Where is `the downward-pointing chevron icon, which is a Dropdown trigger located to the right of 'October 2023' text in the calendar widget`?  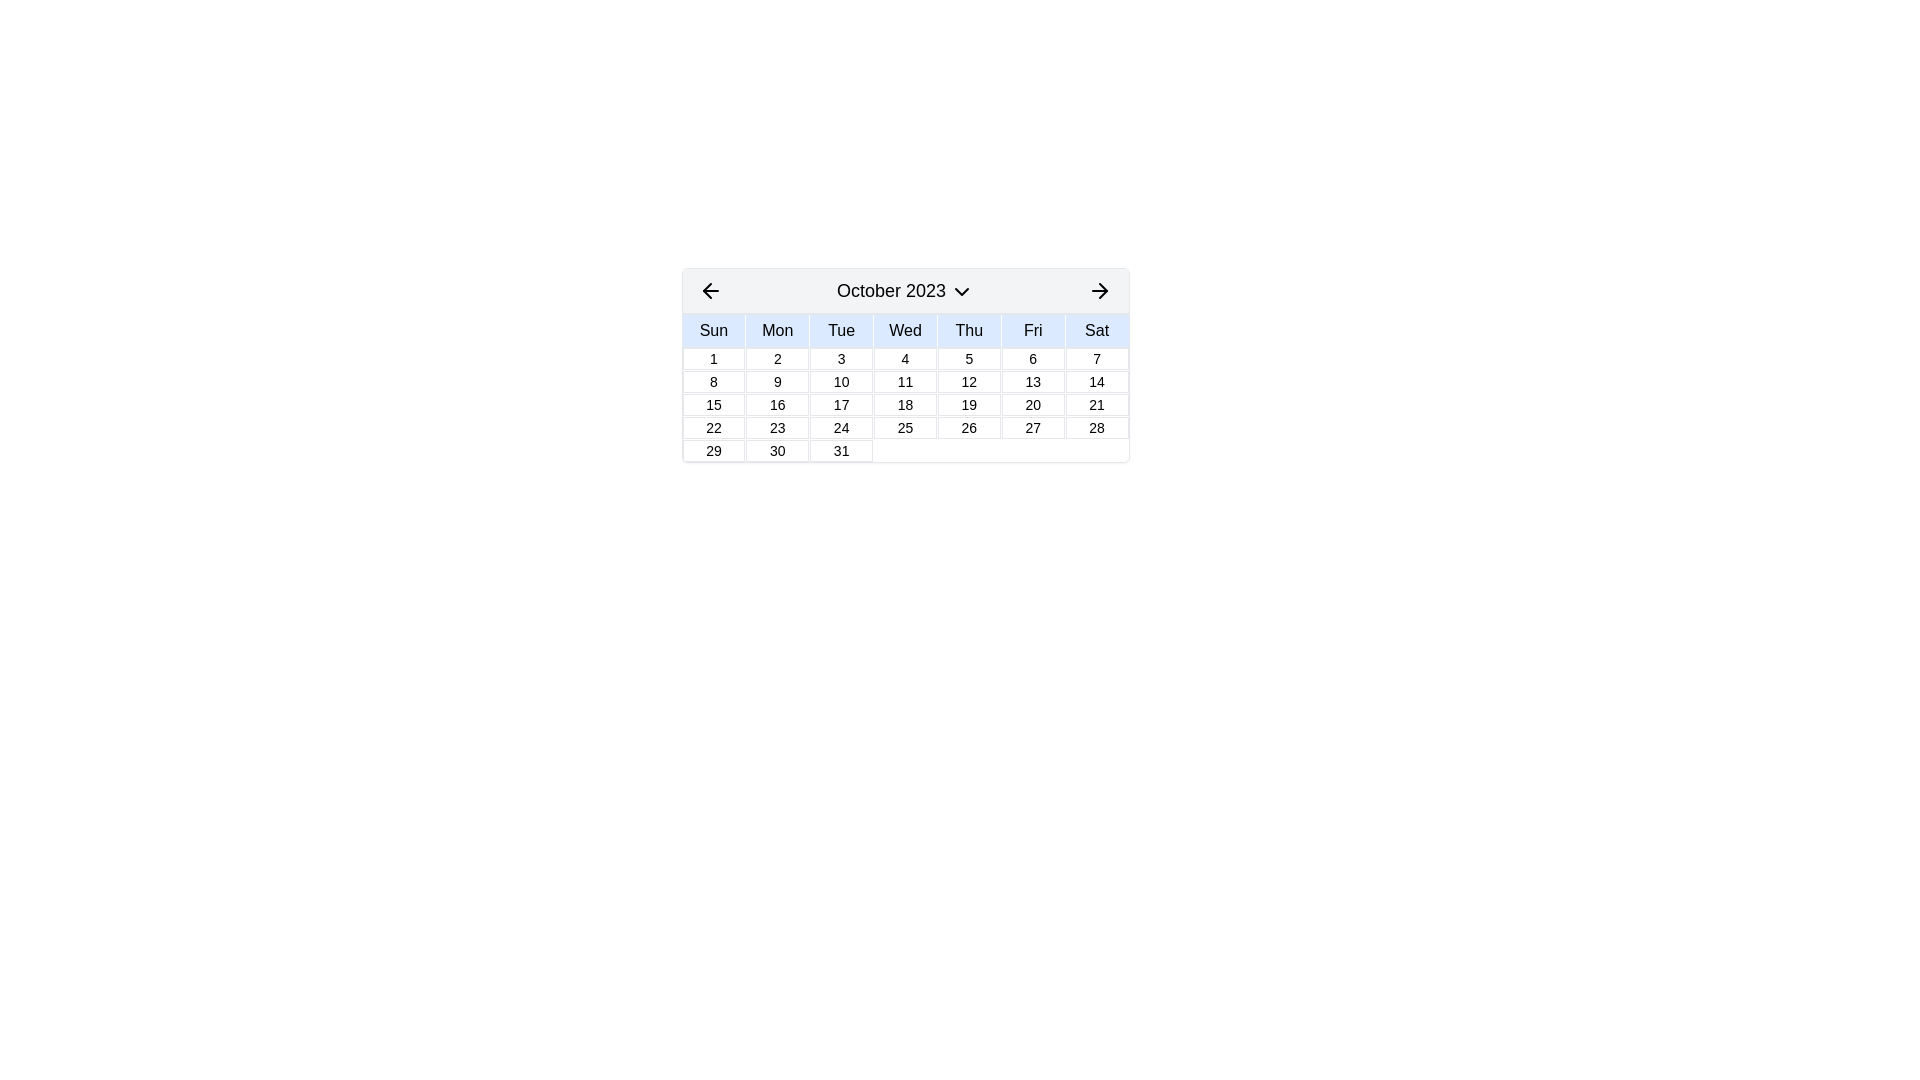 the downward-pointing chevron icon, which is a Dropdown trigger located to the right of 'October 2023' text in the calendar widget is located at coordinates (962, 292).